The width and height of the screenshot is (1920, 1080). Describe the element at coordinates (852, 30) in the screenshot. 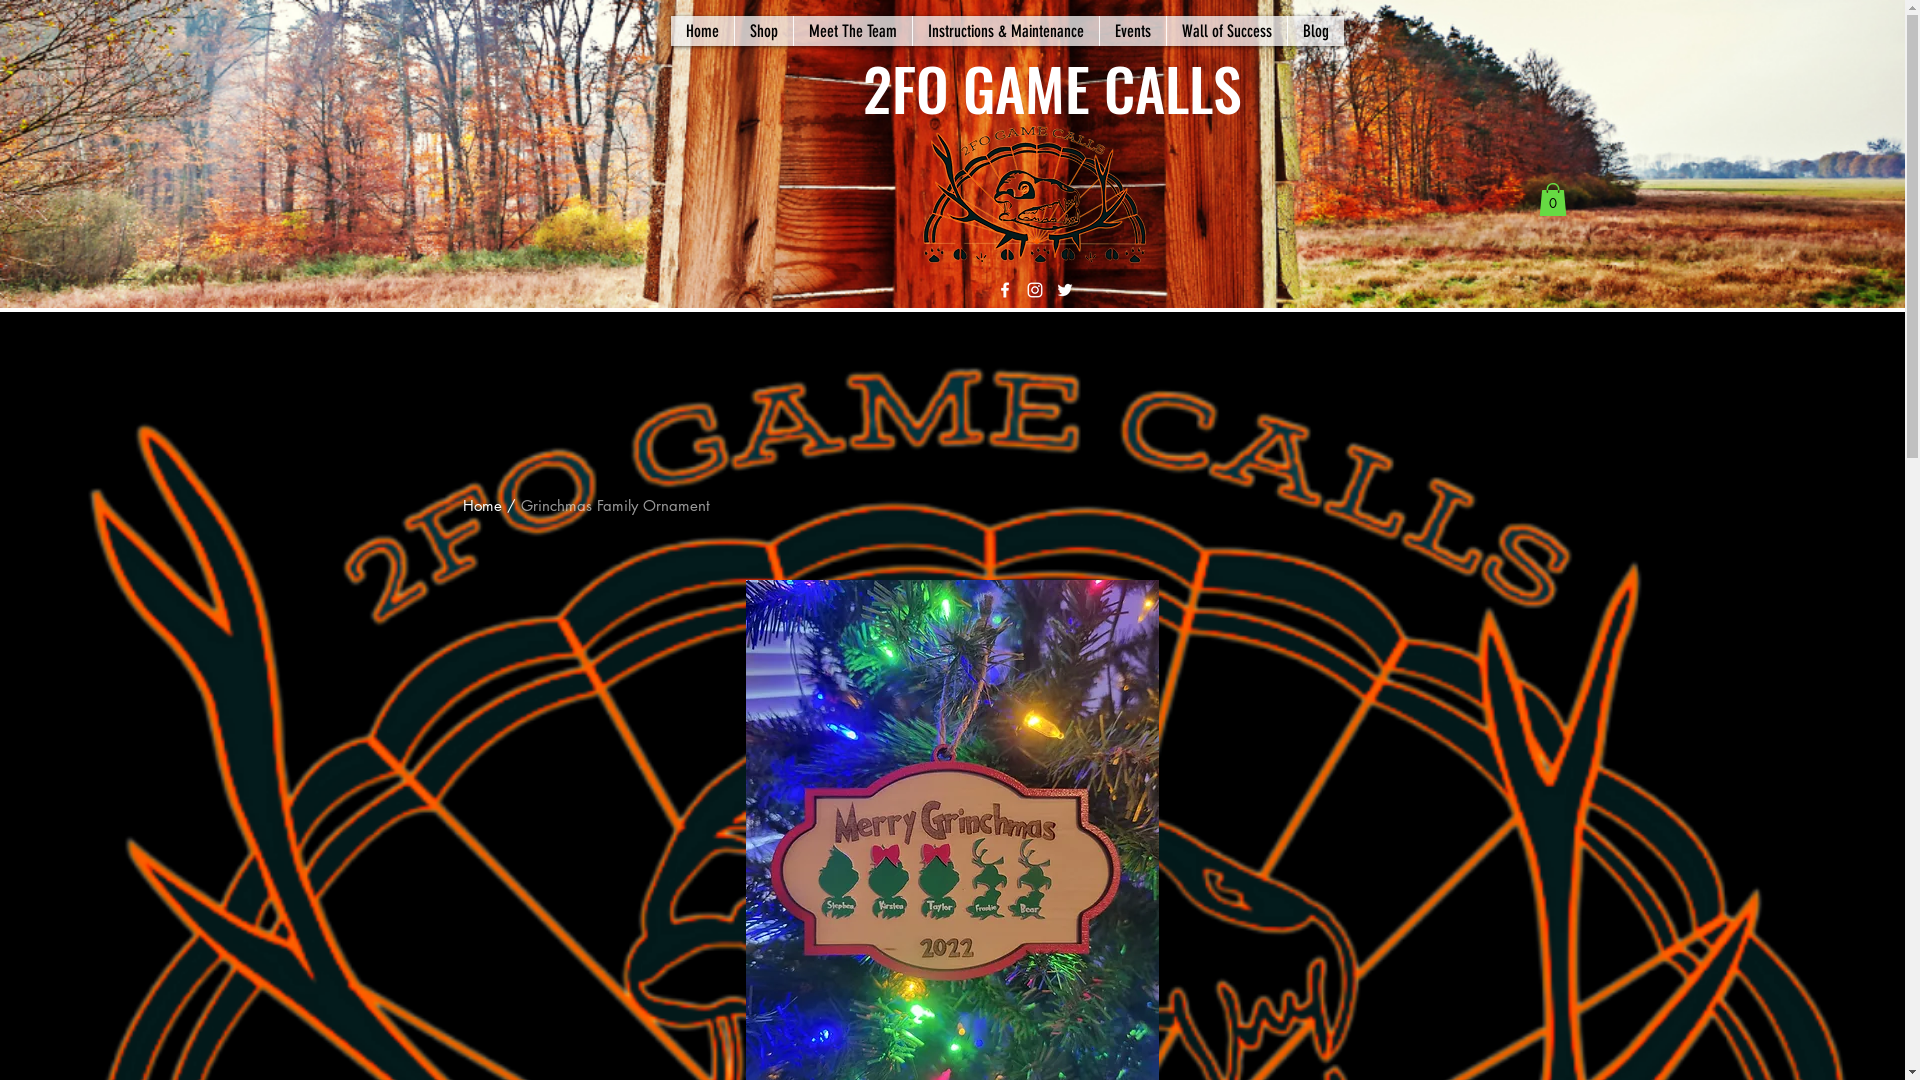

I see `'Meet The Team'` at that location.